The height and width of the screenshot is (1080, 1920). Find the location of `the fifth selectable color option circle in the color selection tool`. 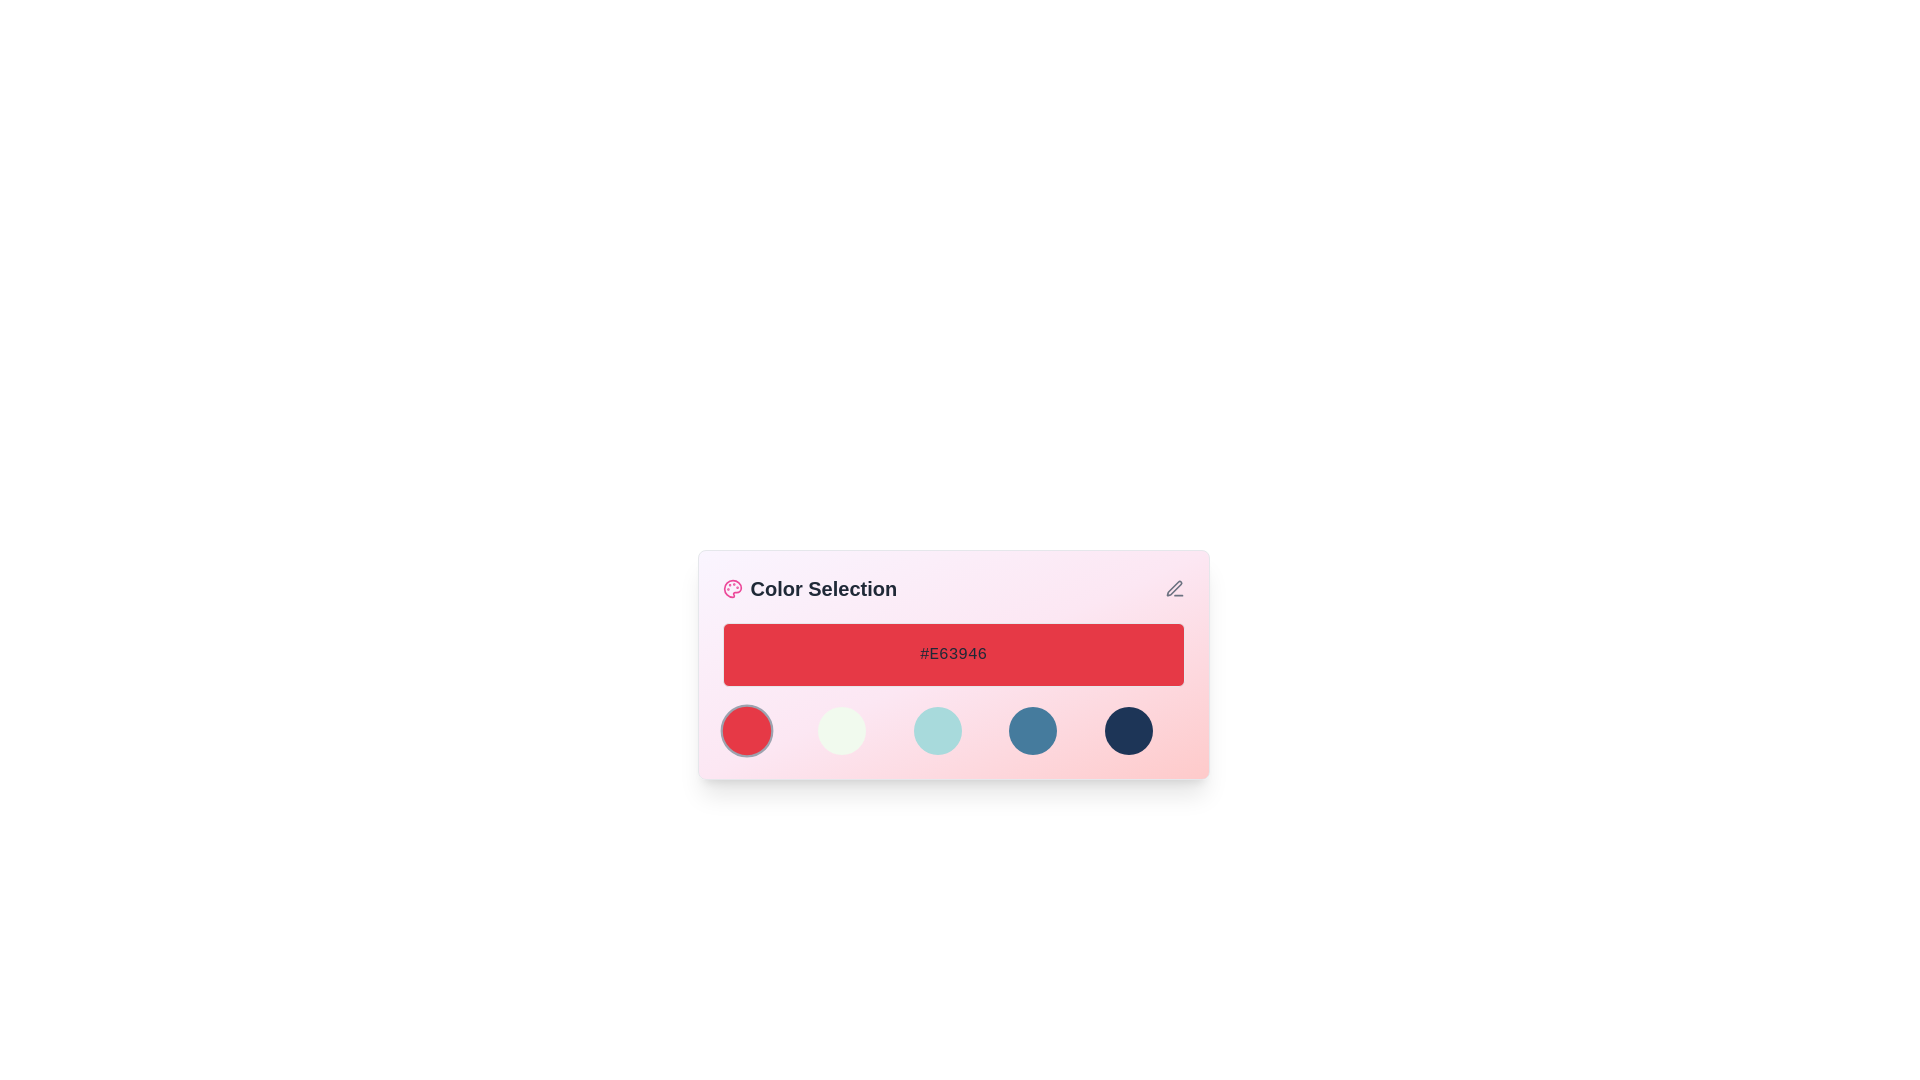

the fifth selectable color option circle in the color selection tool is located at coordinates (1128, 731).